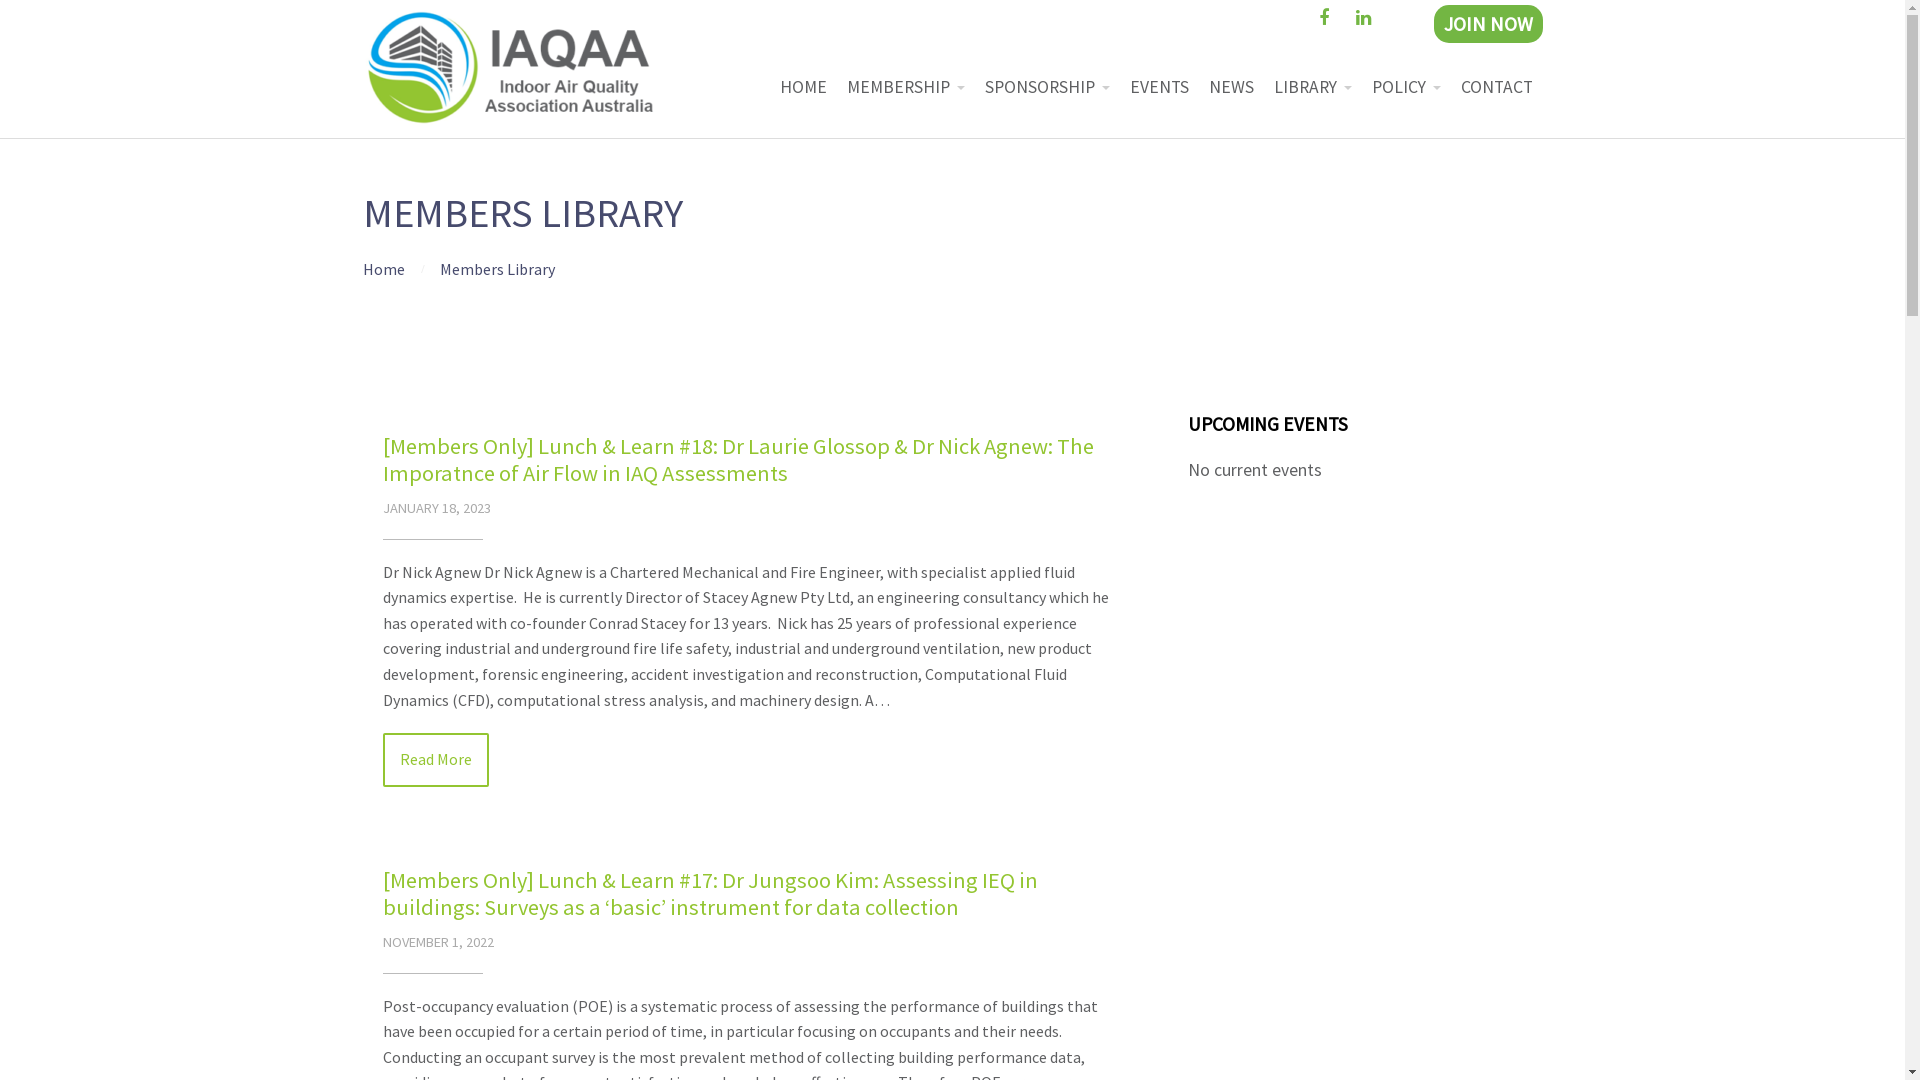 This screenshot has width=1920, height=1080. Describe the element at coordinates (497, 268) in the screenshot. I see `'Members Library'` at that location.